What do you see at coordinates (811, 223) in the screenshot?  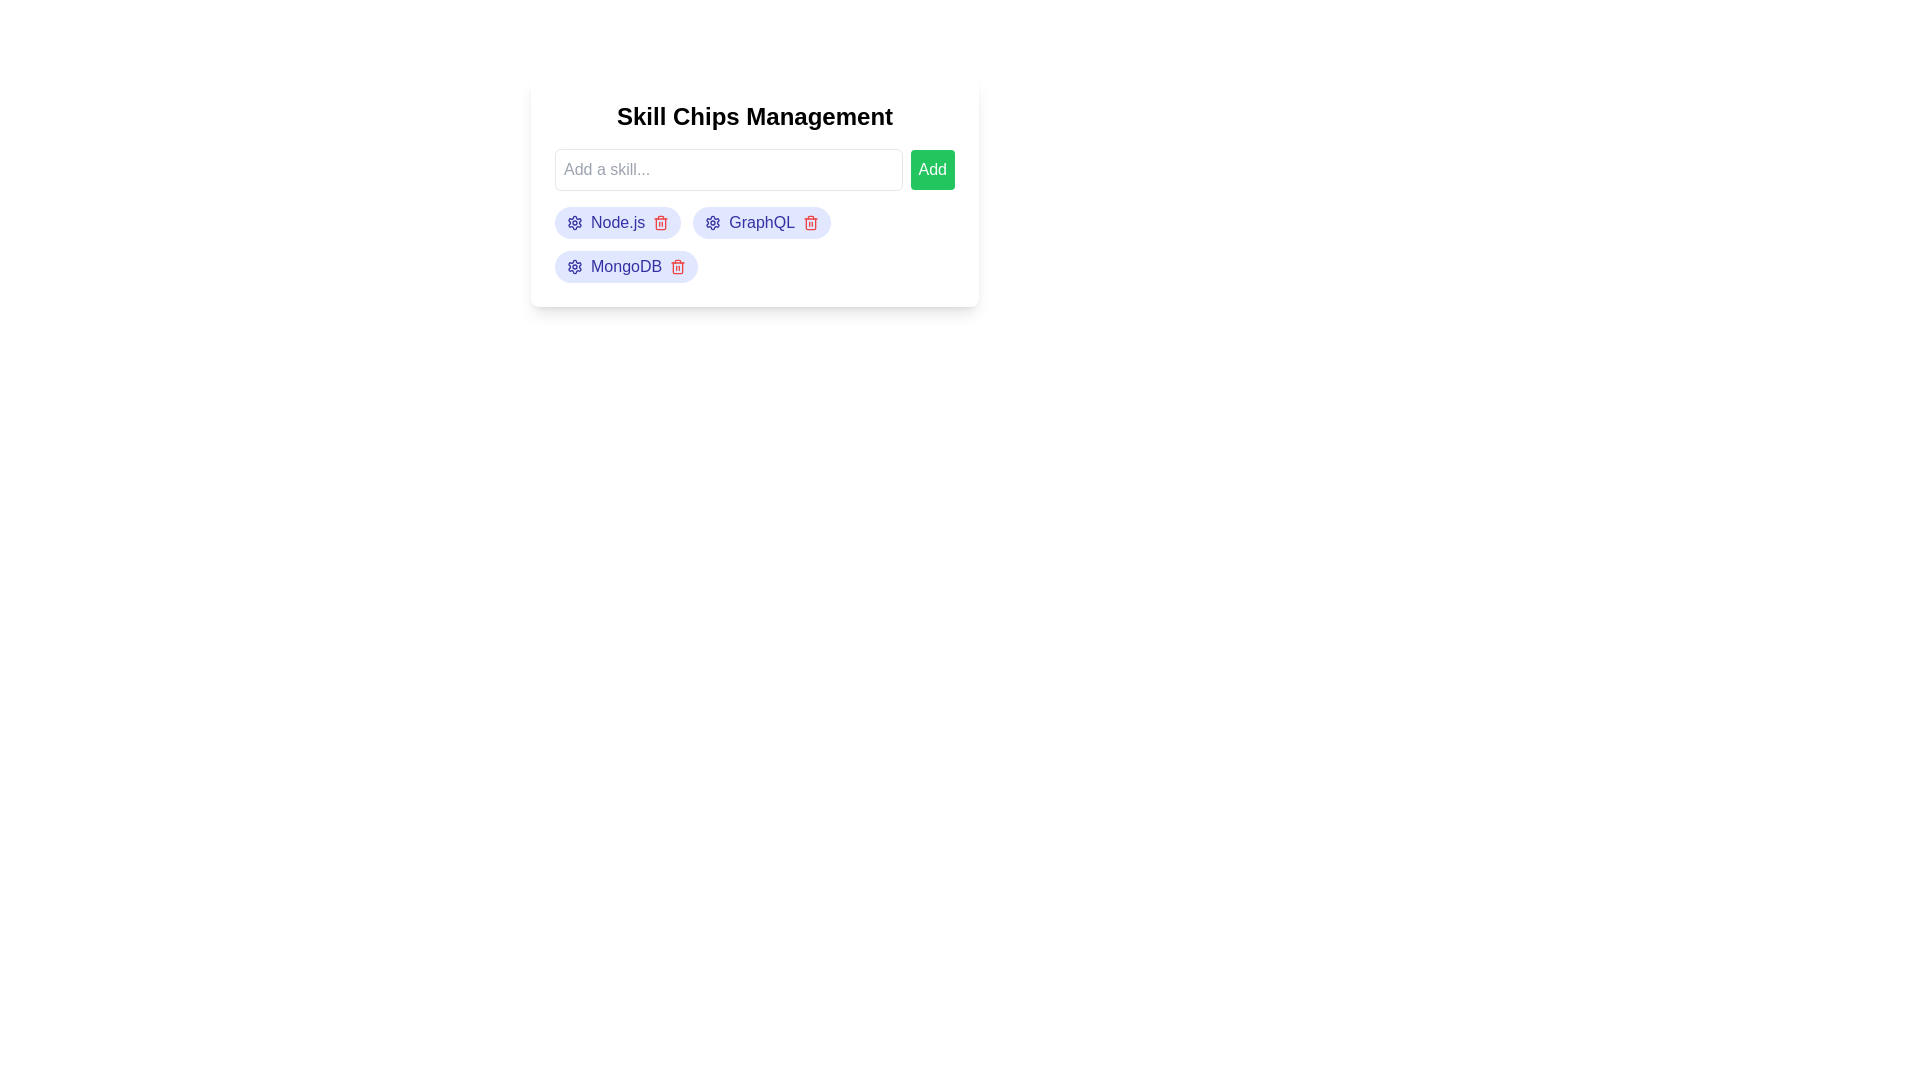 I see `the skill chip named GraphQL by clicking its trash icon` at bounding box center [811, 223].